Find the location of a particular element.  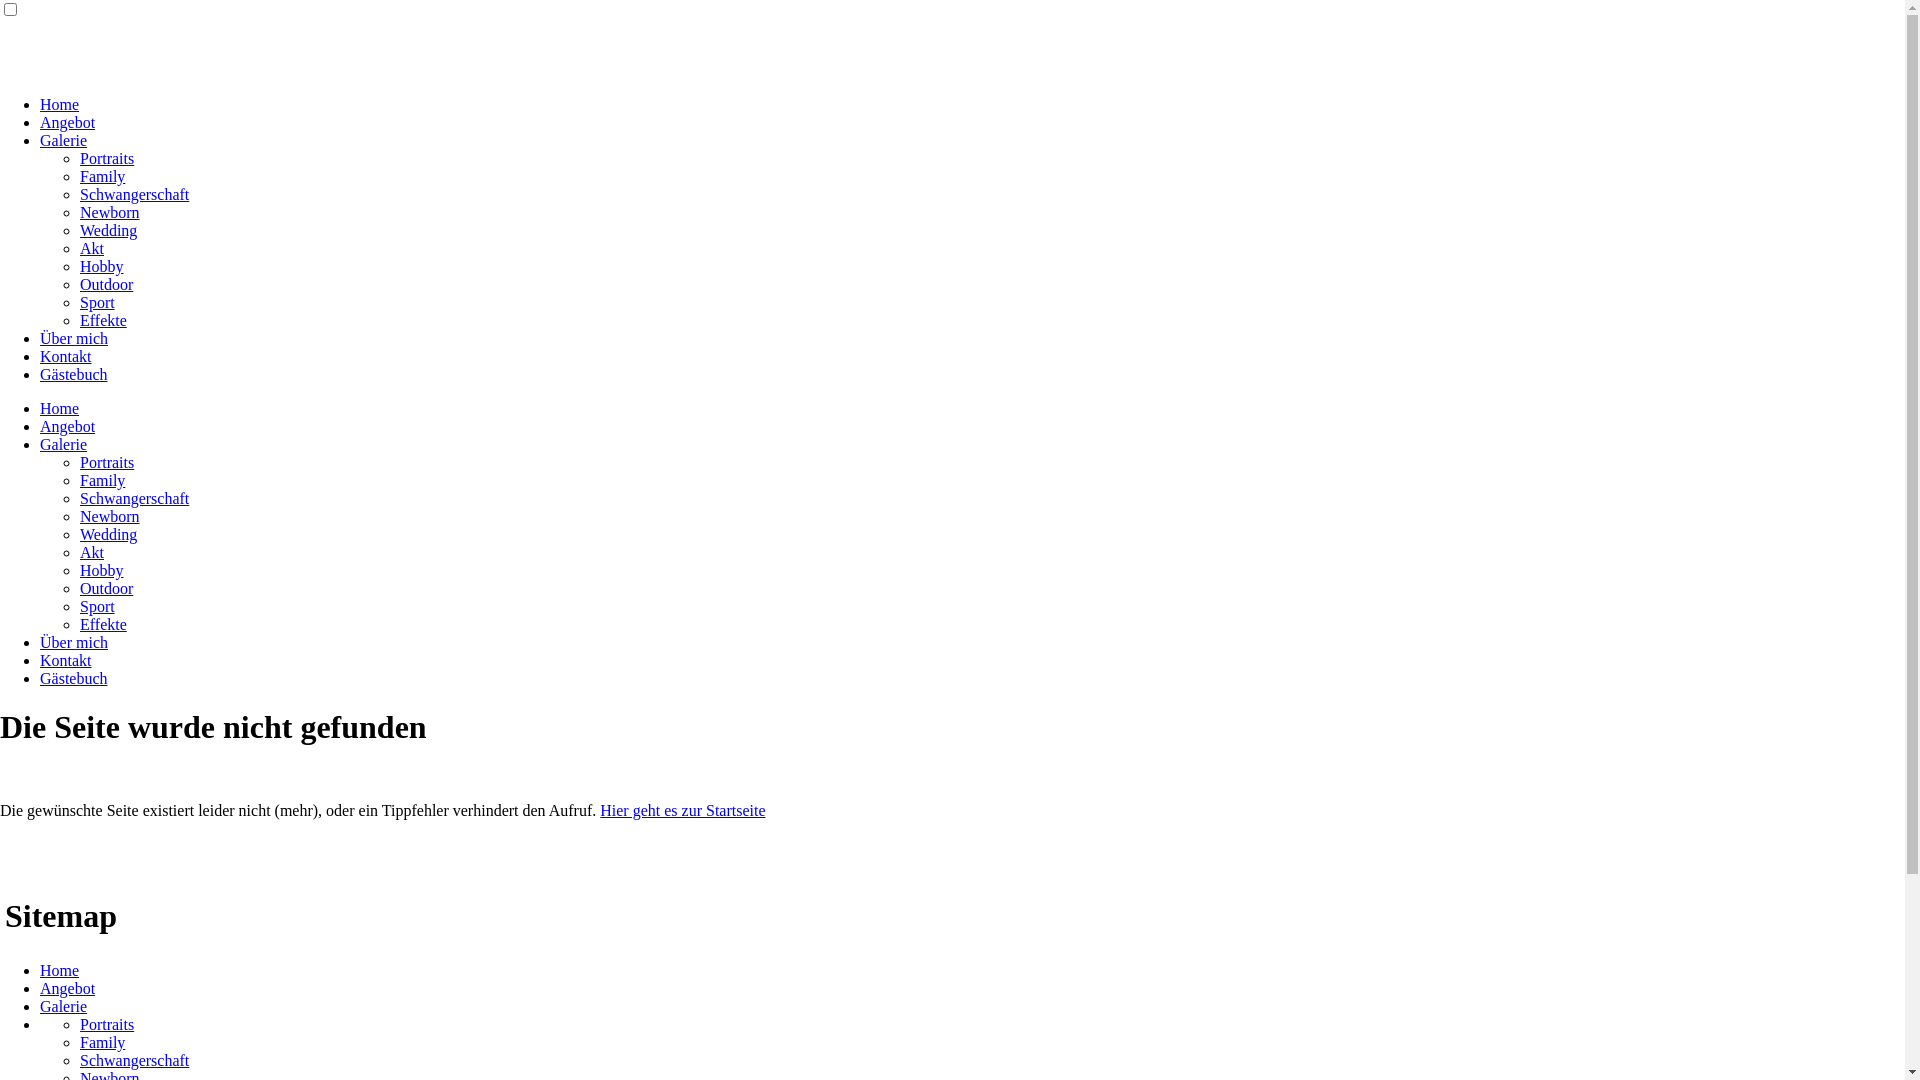

'Home' is located at coordinates (59, 104).